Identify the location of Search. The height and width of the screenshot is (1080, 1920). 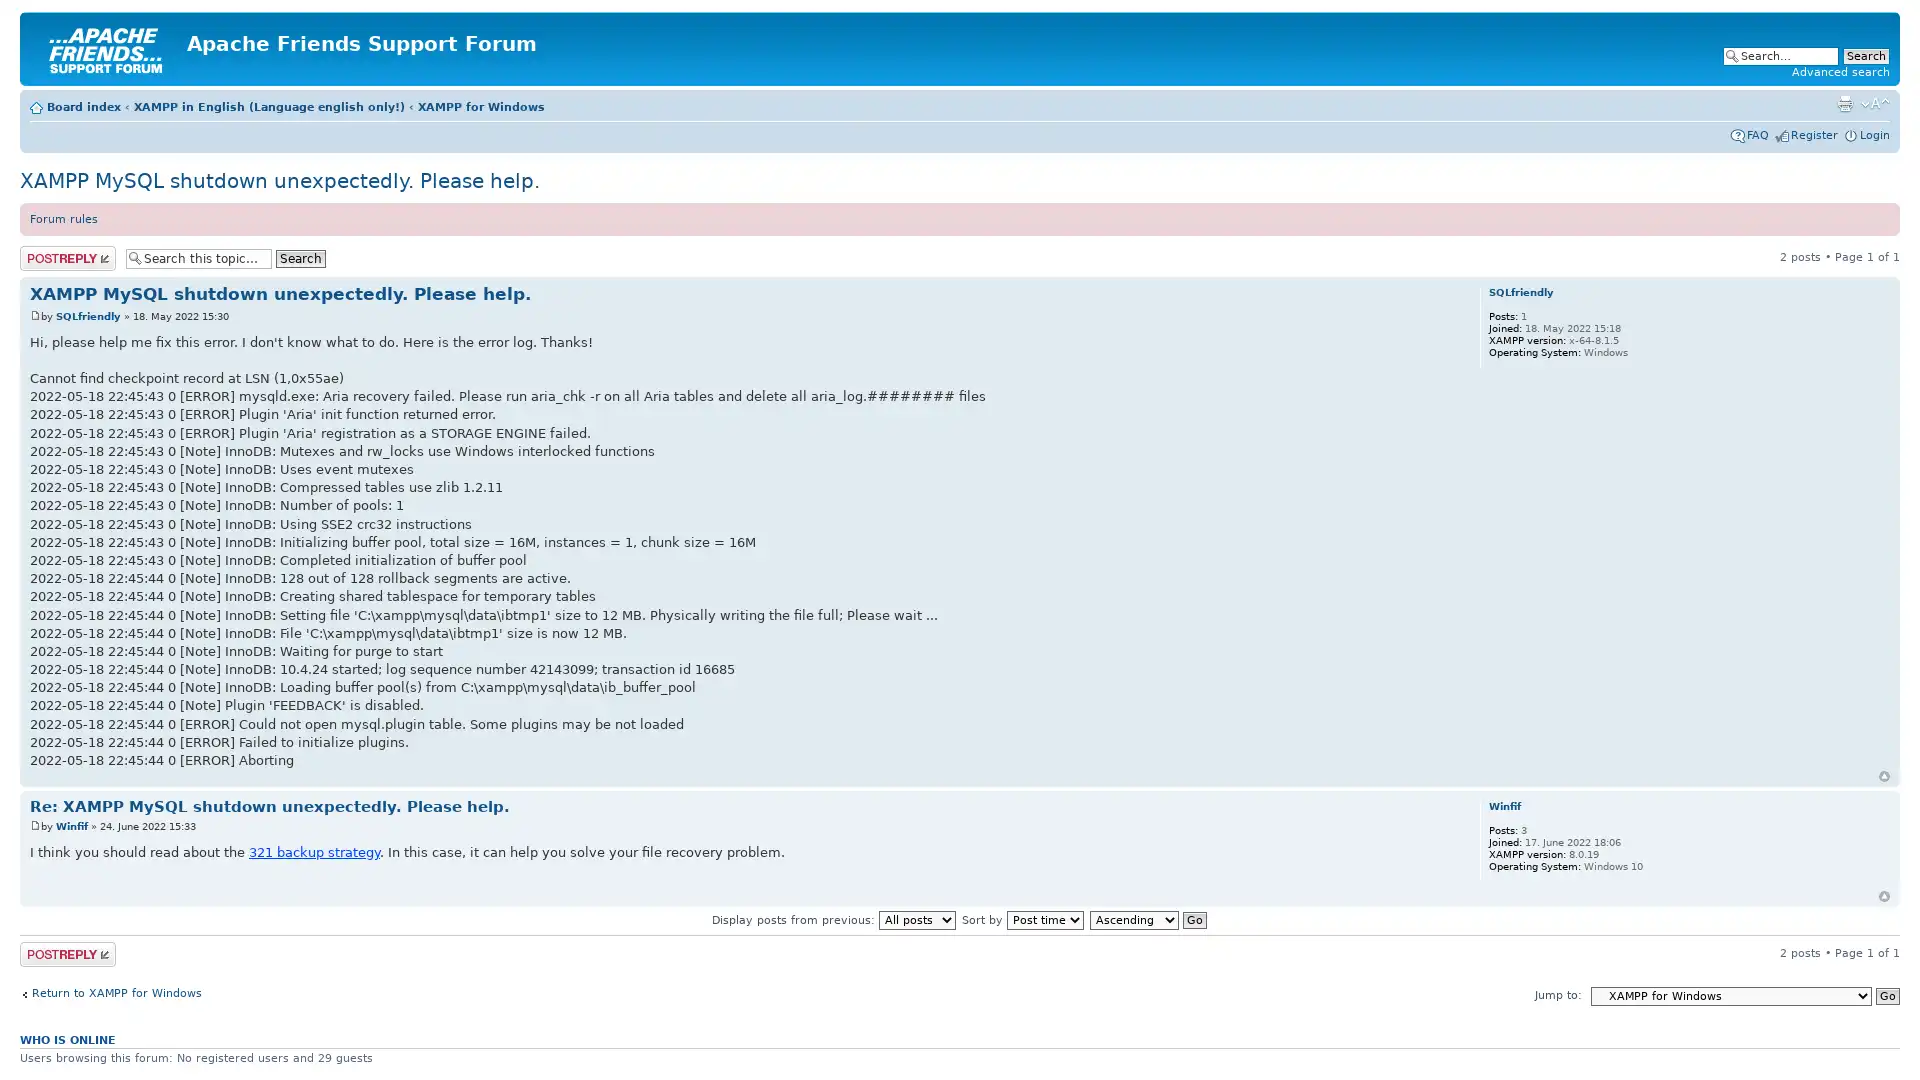
(1865, 55).